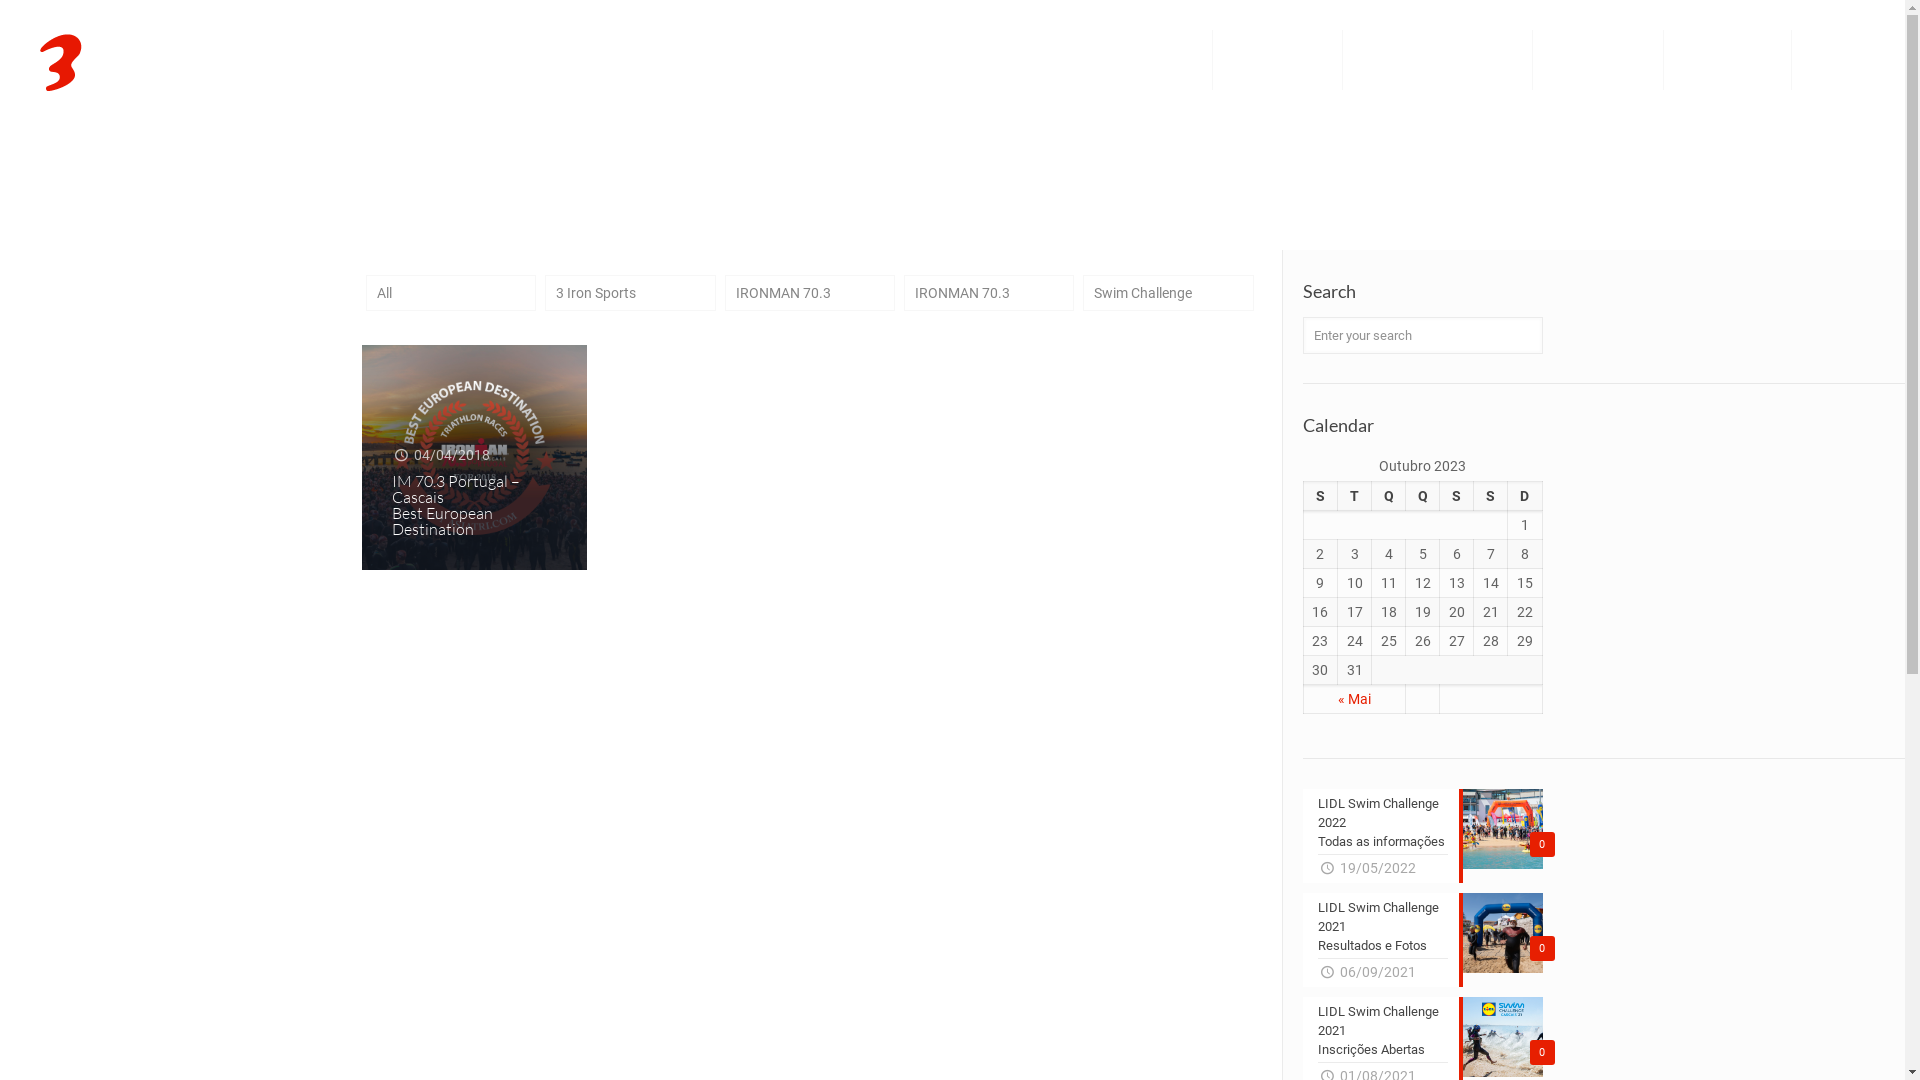 The width and height of the screenshot is (1920, 1080). I want to click on 'SWIM CHALLENGE', so click(1276, 59).